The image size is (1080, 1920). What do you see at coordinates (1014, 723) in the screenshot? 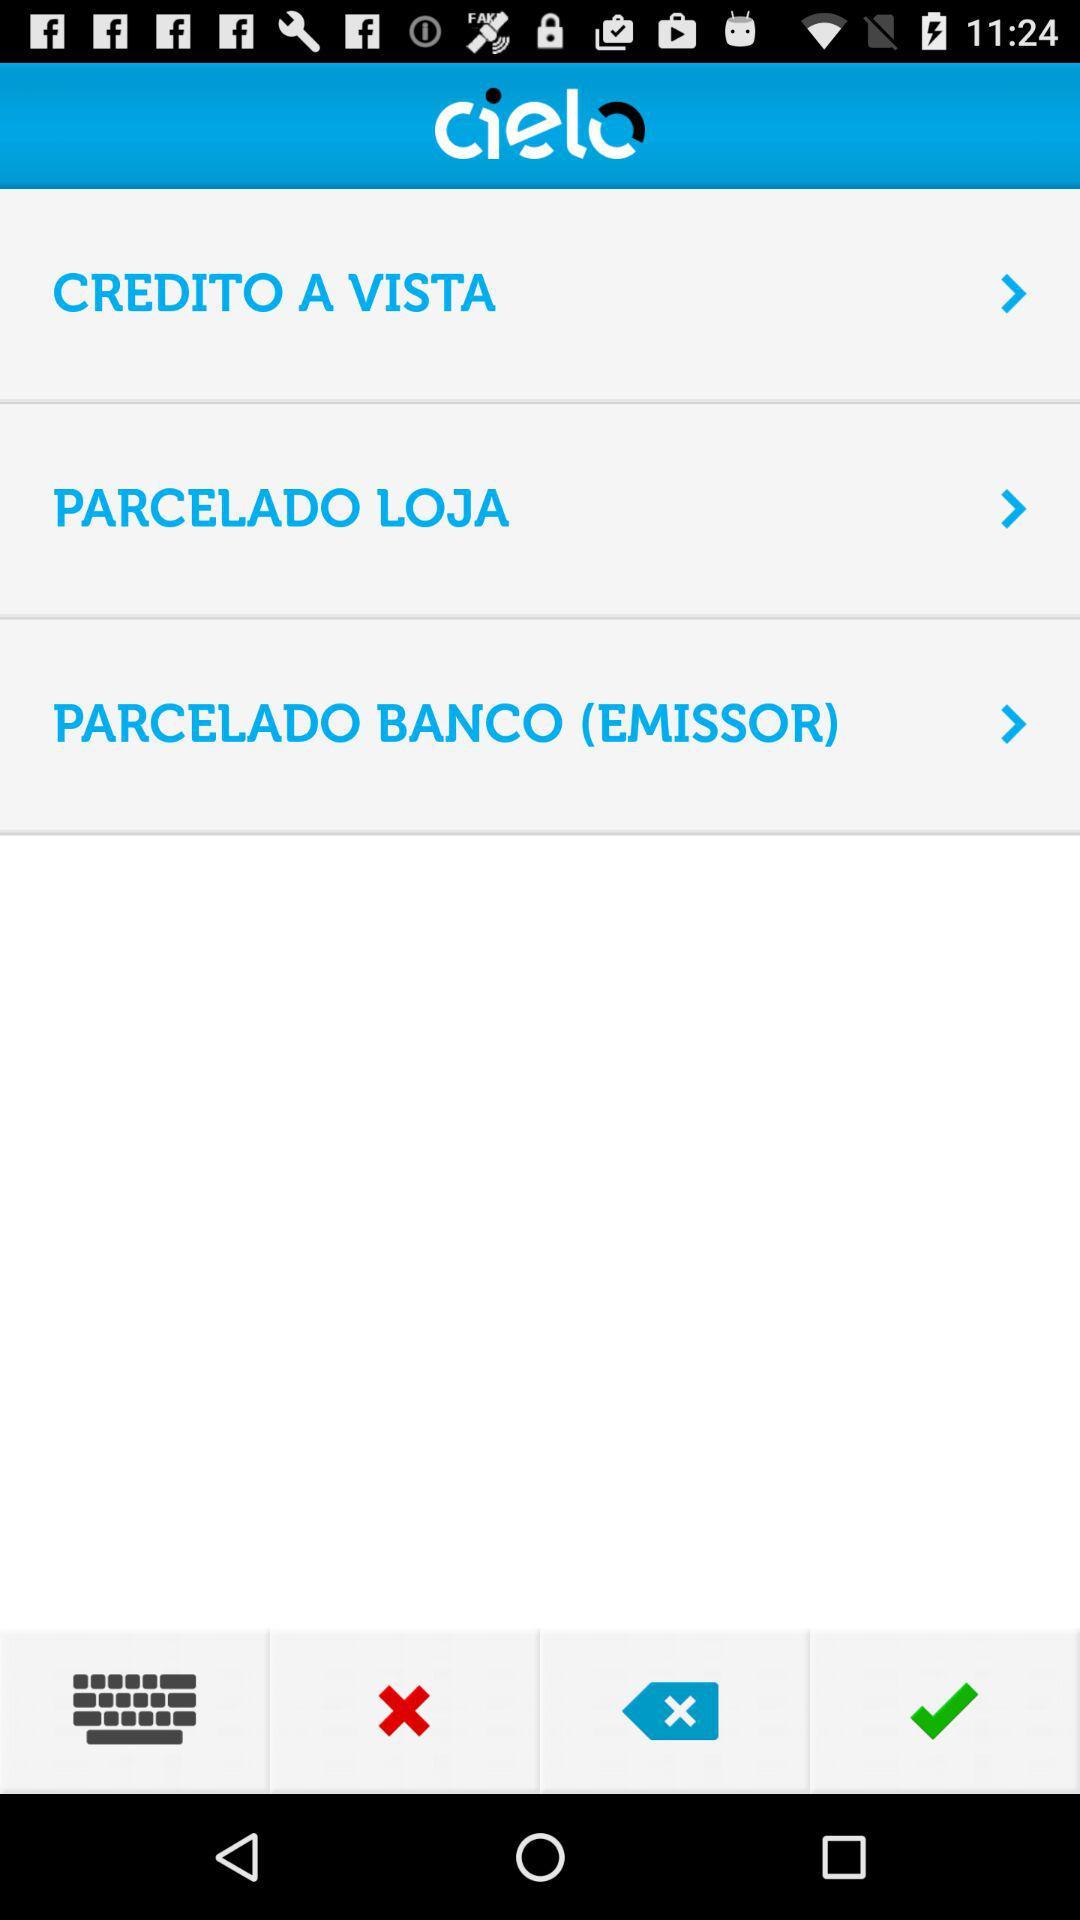
I see `item to the right of the parcelado banco (emissor) app` at bounding box center [1014, 723].